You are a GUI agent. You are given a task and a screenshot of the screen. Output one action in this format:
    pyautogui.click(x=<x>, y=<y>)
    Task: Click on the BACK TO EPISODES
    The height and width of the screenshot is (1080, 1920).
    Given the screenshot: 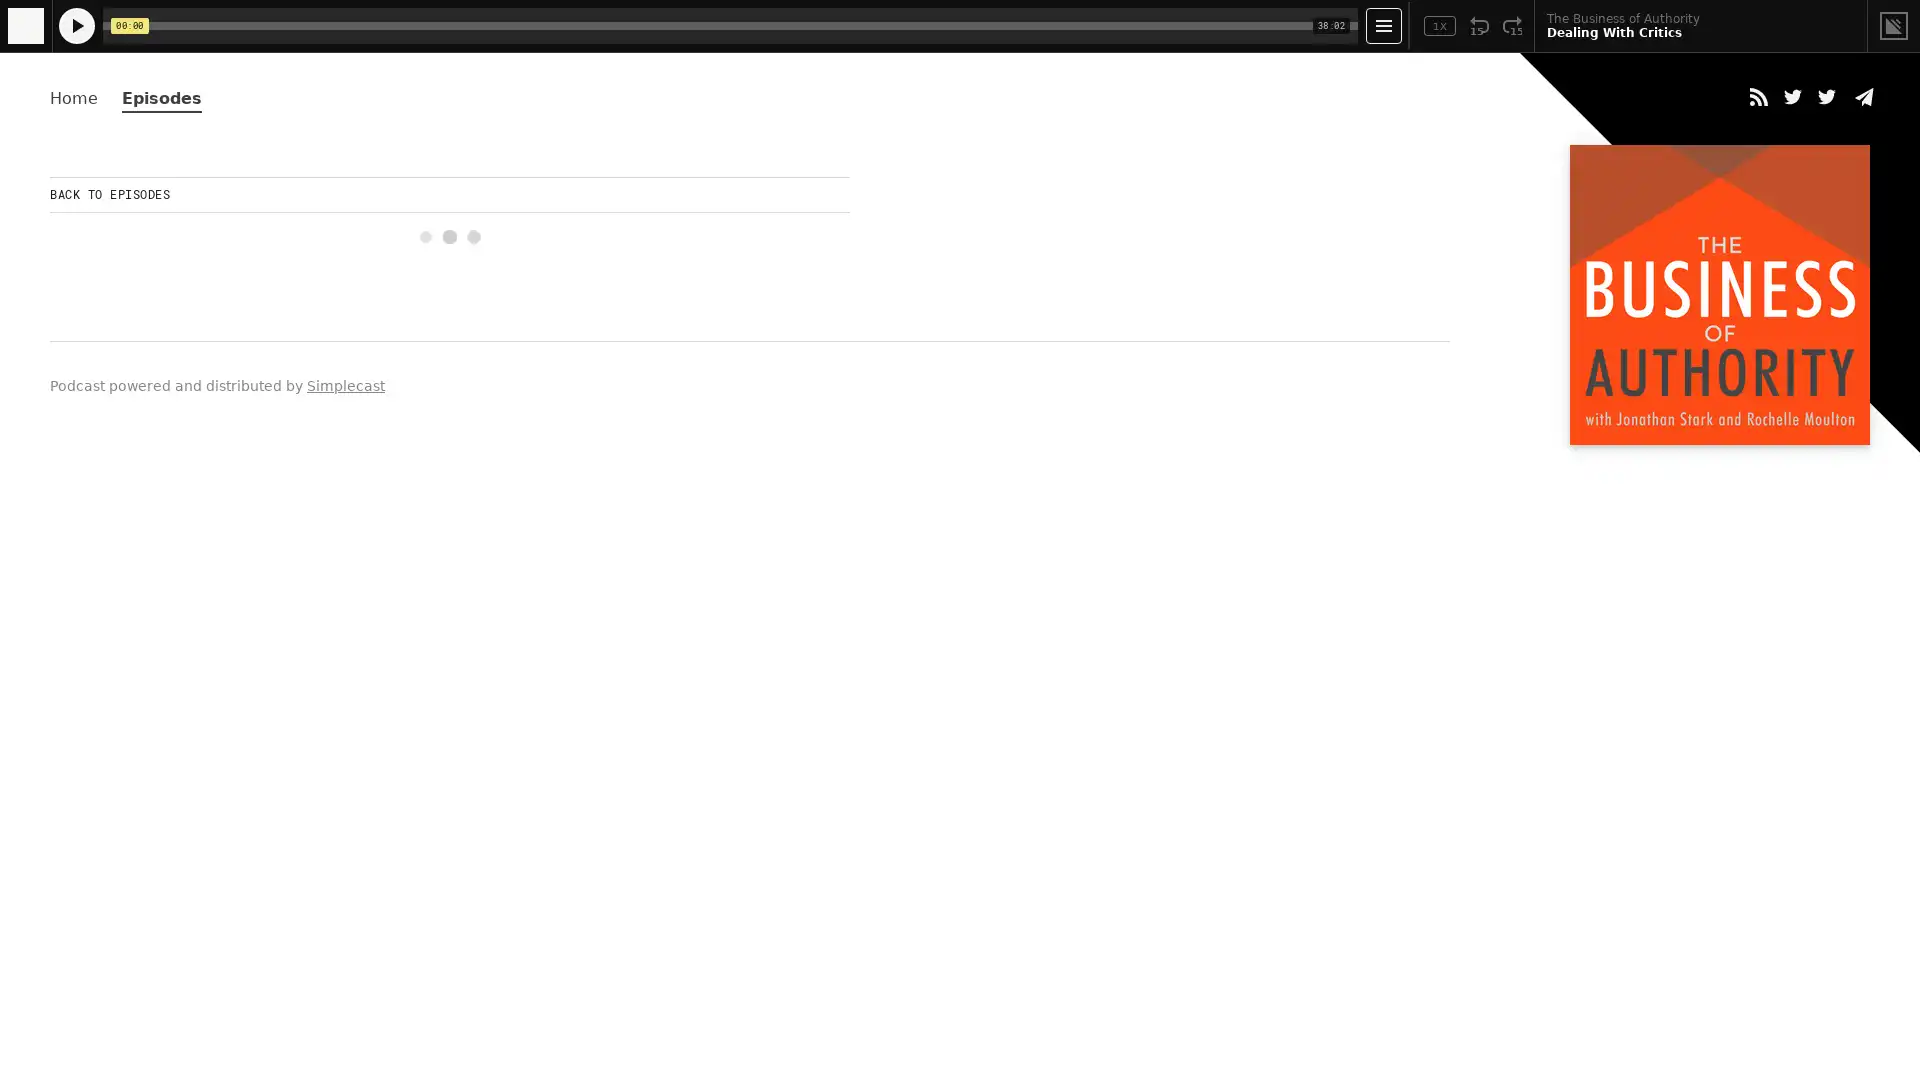 What is the action you would take?
    pyautogui.click(x=449, y=195)
    